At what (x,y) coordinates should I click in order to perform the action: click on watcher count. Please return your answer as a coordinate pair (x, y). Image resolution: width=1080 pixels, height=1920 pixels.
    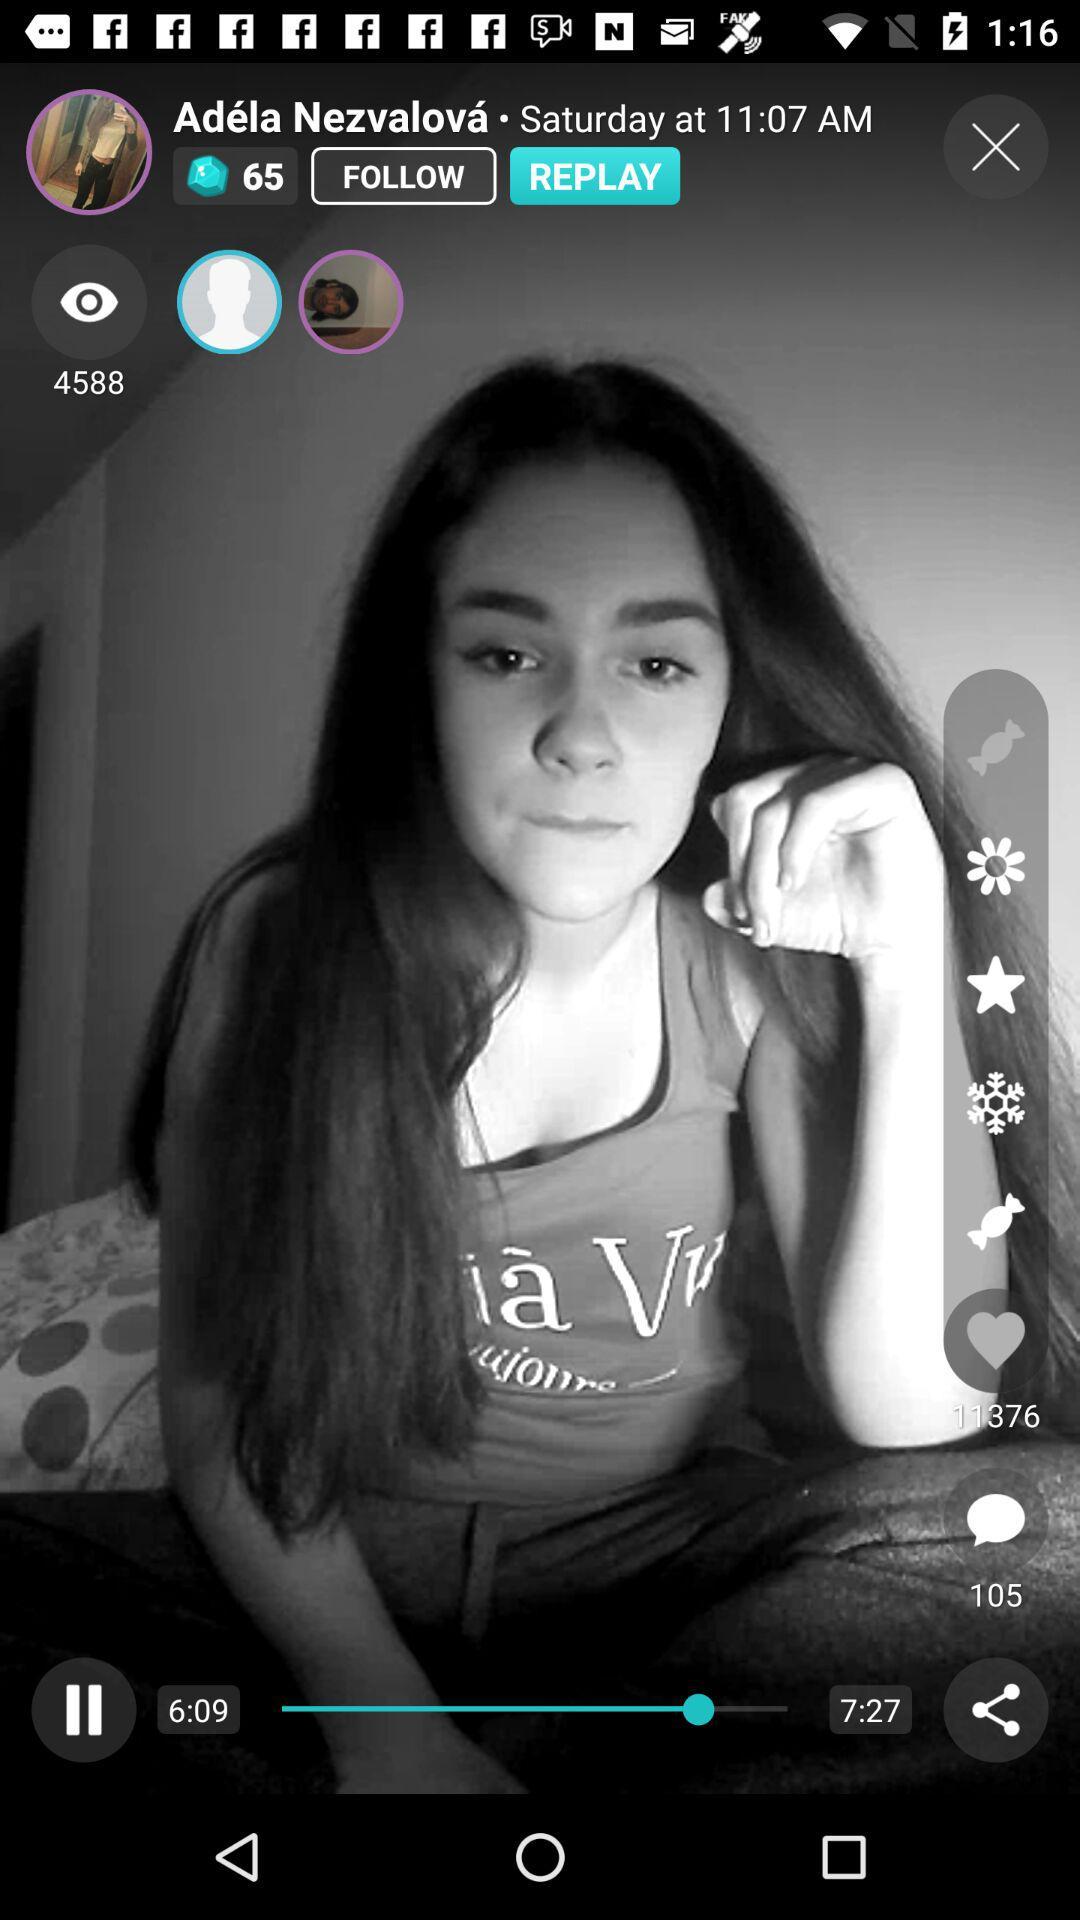
    Looking at the image, I should click on (88, 301).